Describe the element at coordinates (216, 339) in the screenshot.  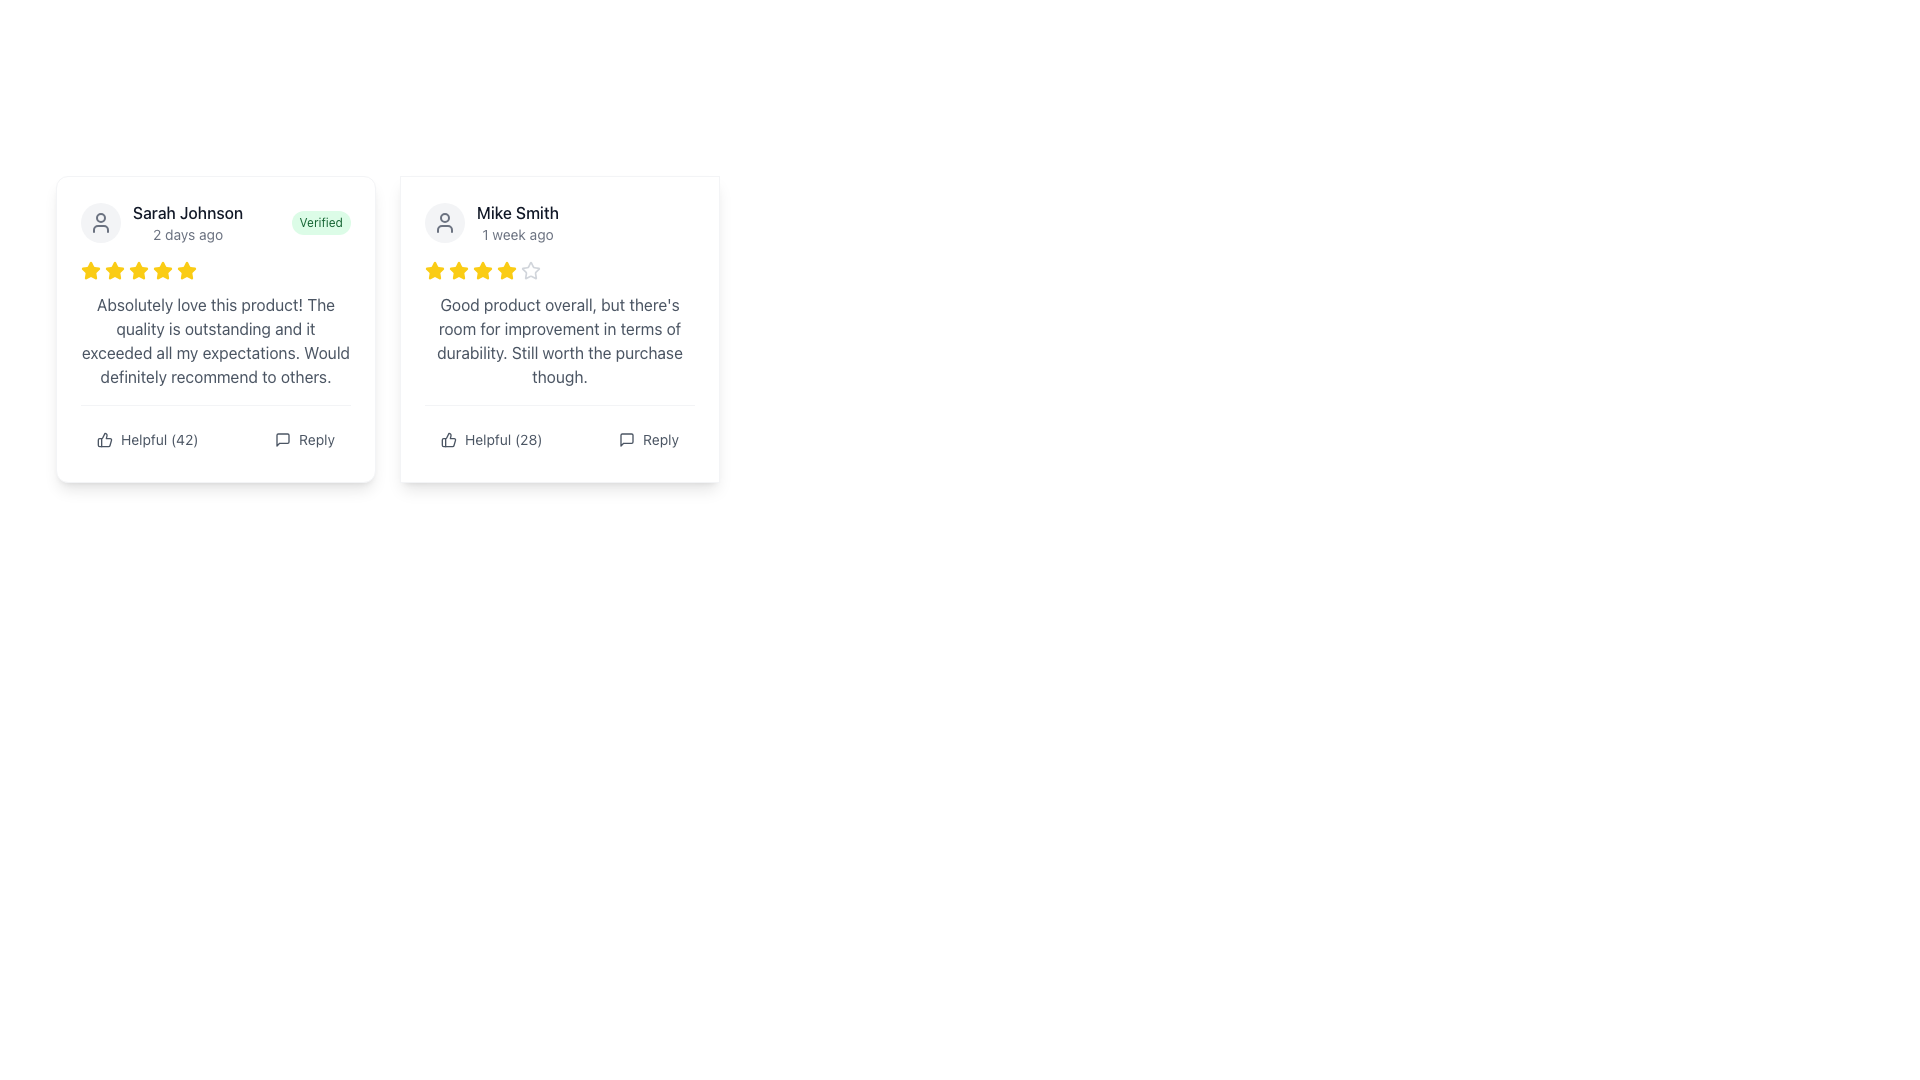
I see `detailed feedback text content located within the review card titled 'Sarah Johnson 2 days ago - Verified', positioned below the rating stars and above the interactive actions 'Helpful' and 'Reply'` at that location.